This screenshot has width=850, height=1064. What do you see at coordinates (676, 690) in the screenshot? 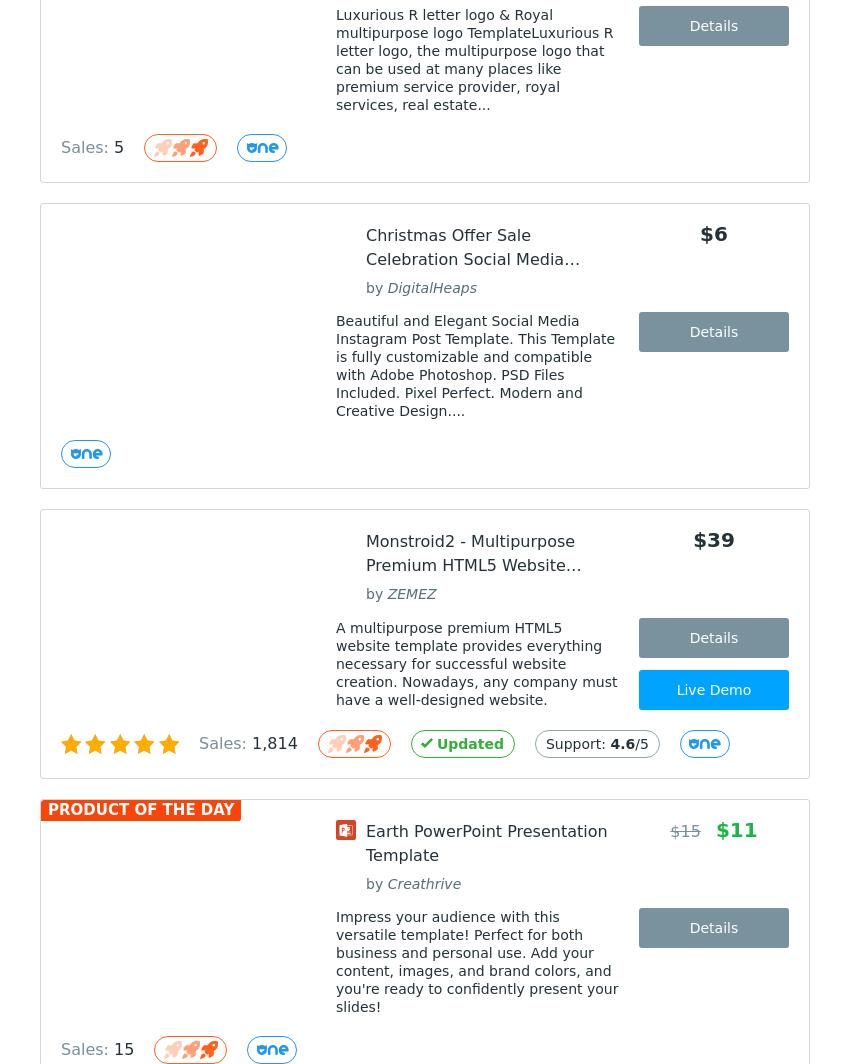
I see `'Live Demo'` at bounding box center [676, 690].